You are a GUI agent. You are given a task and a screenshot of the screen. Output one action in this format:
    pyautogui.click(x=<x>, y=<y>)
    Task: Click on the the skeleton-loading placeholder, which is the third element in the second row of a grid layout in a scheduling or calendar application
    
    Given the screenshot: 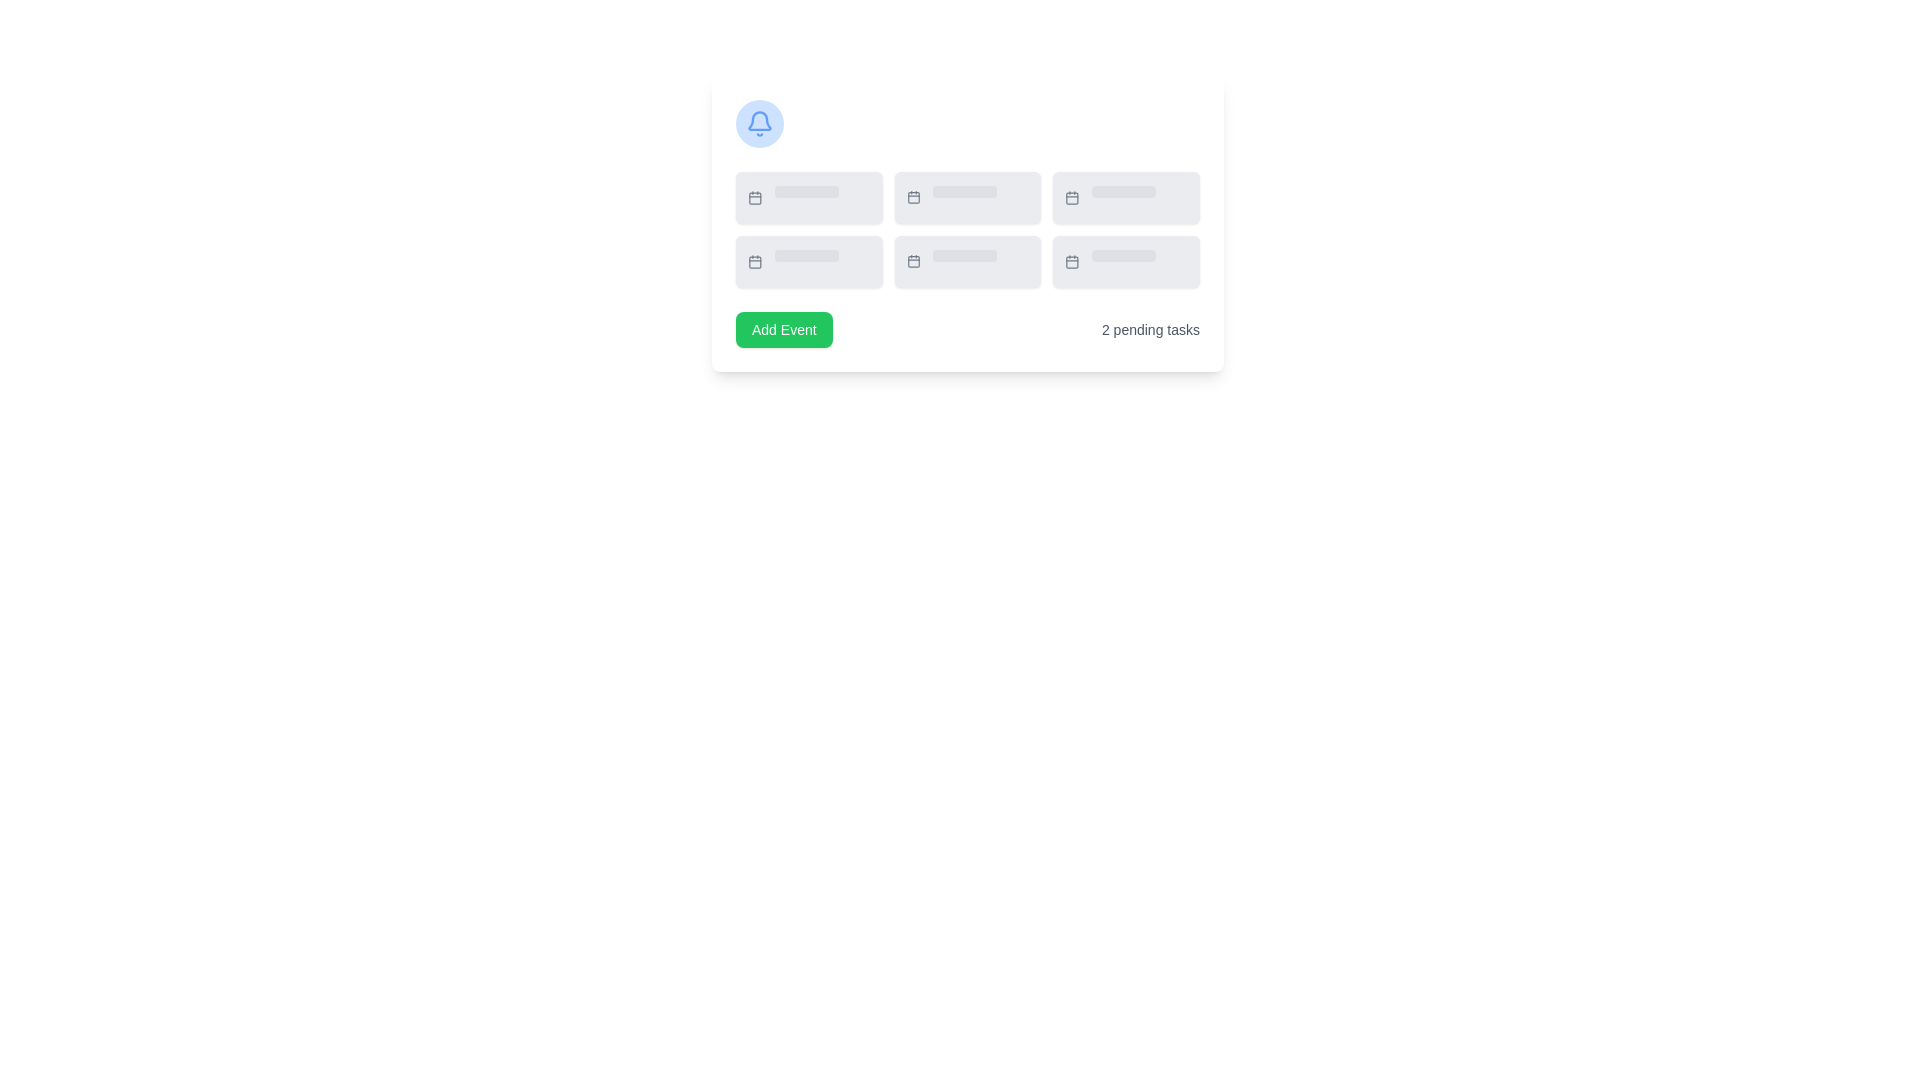 What is the action you would take?
    pyautogui.click(x=1140, y=197)
    